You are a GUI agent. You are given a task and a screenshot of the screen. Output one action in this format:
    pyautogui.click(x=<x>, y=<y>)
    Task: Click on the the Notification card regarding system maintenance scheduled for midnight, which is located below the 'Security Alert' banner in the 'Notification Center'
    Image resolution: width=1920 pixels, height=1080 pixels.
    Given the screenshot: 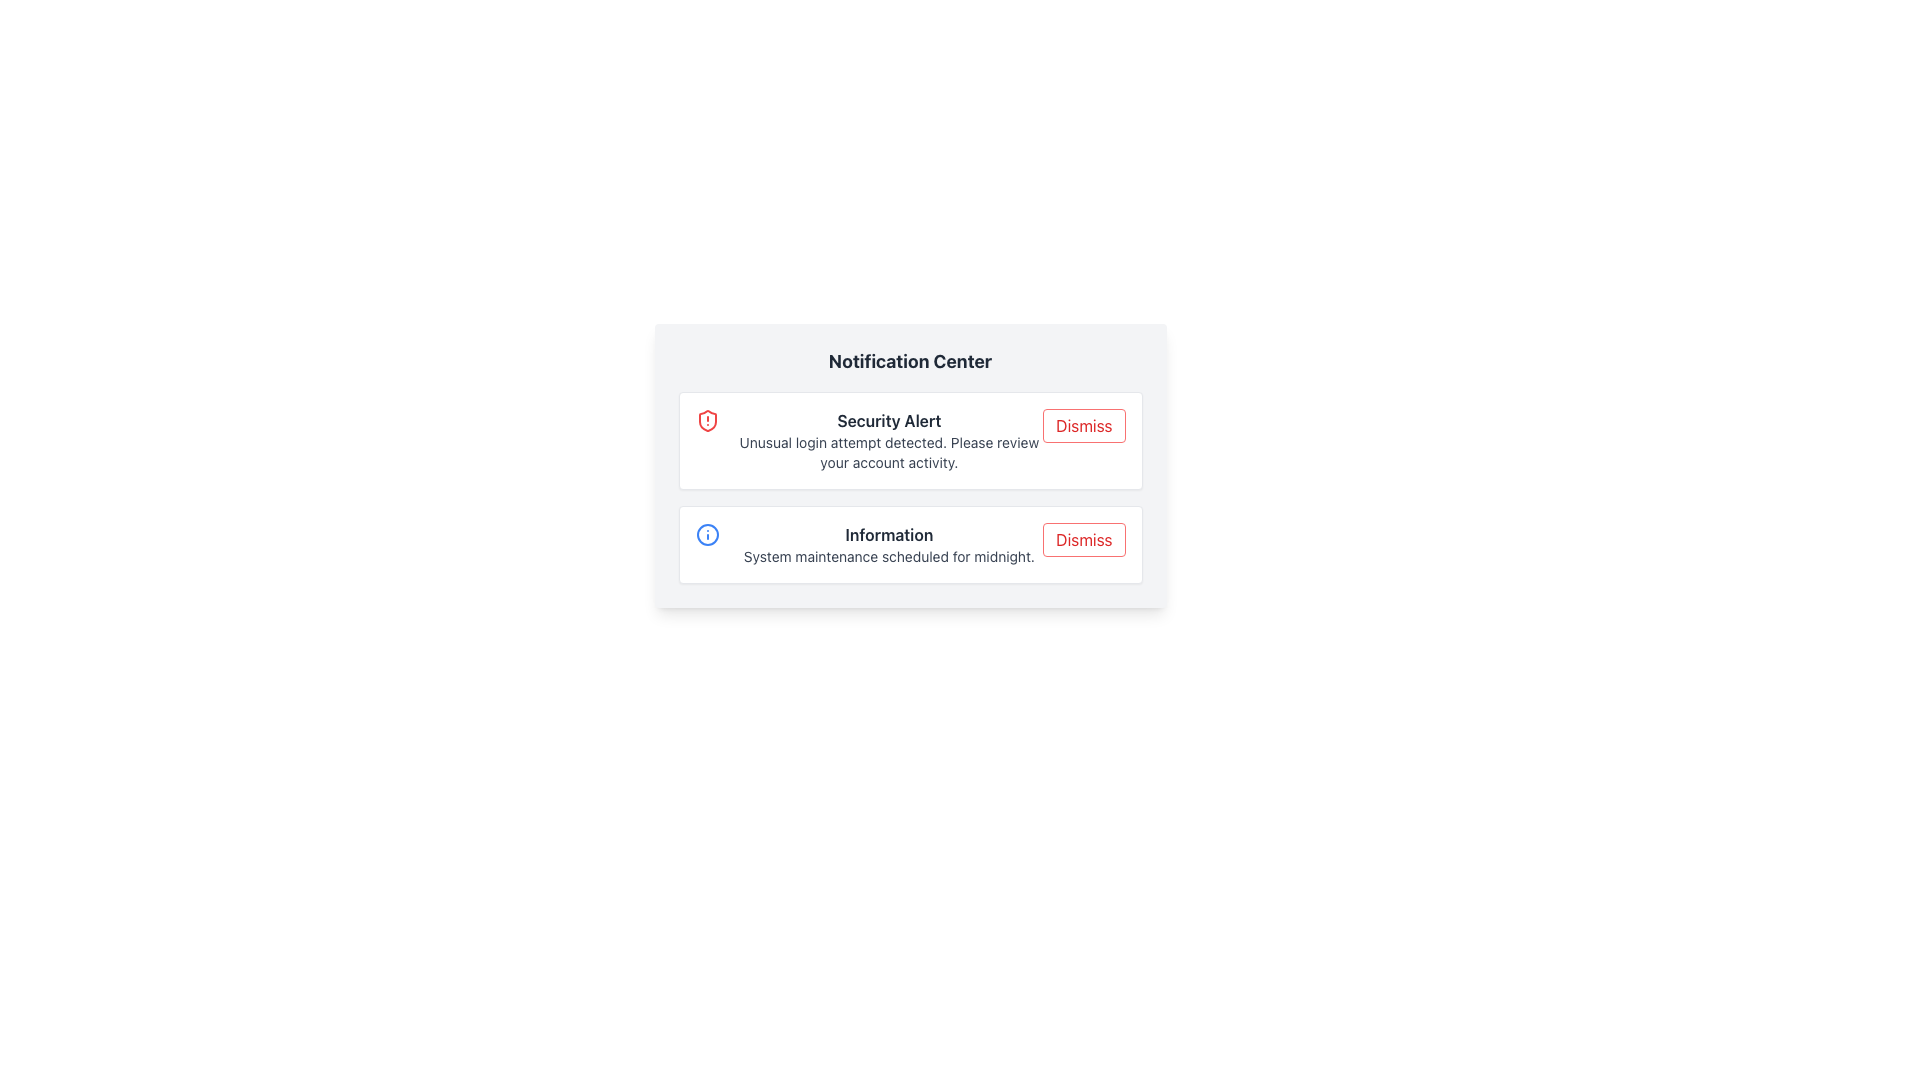 What is the action you would take?
    pyautogui.click(x=909, y=544)
    